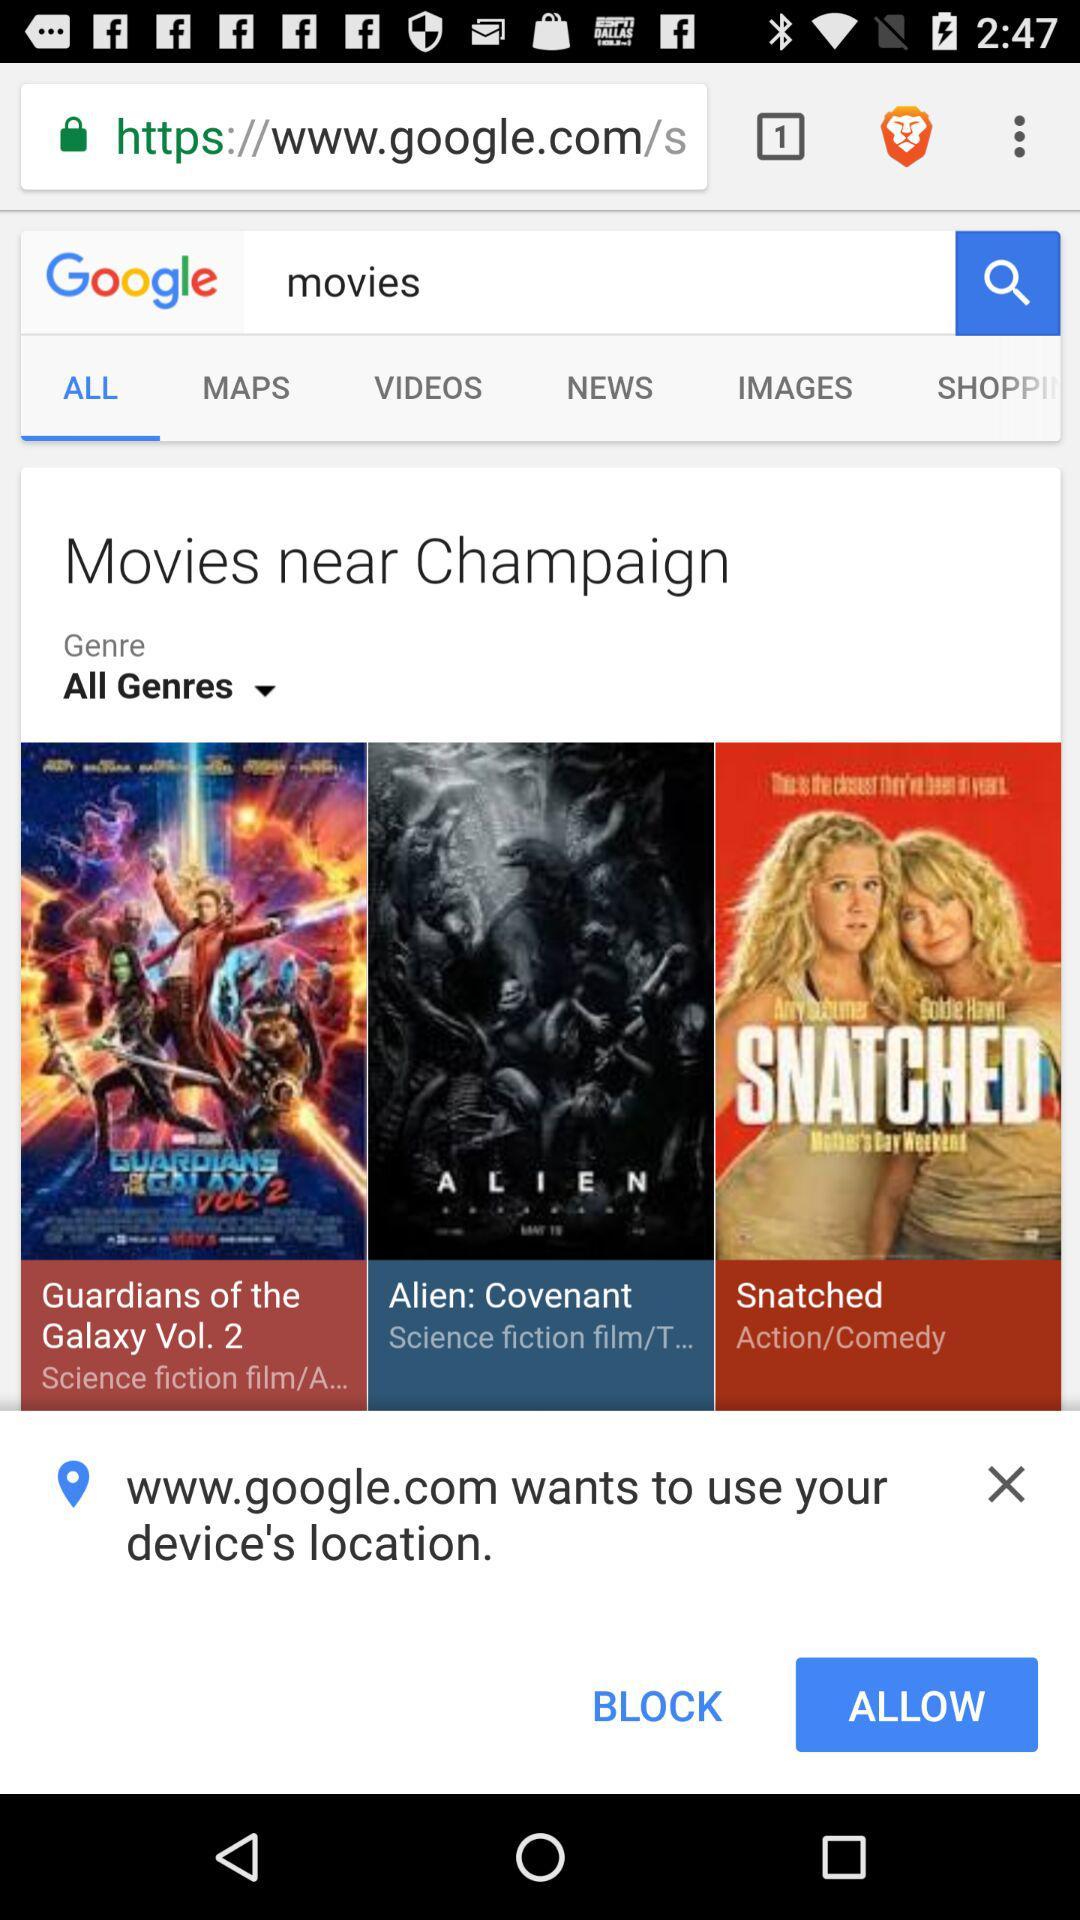 The height and width of the screenshot is (1920, 1080). I want to click on the close icon, so click(1006, 1587).